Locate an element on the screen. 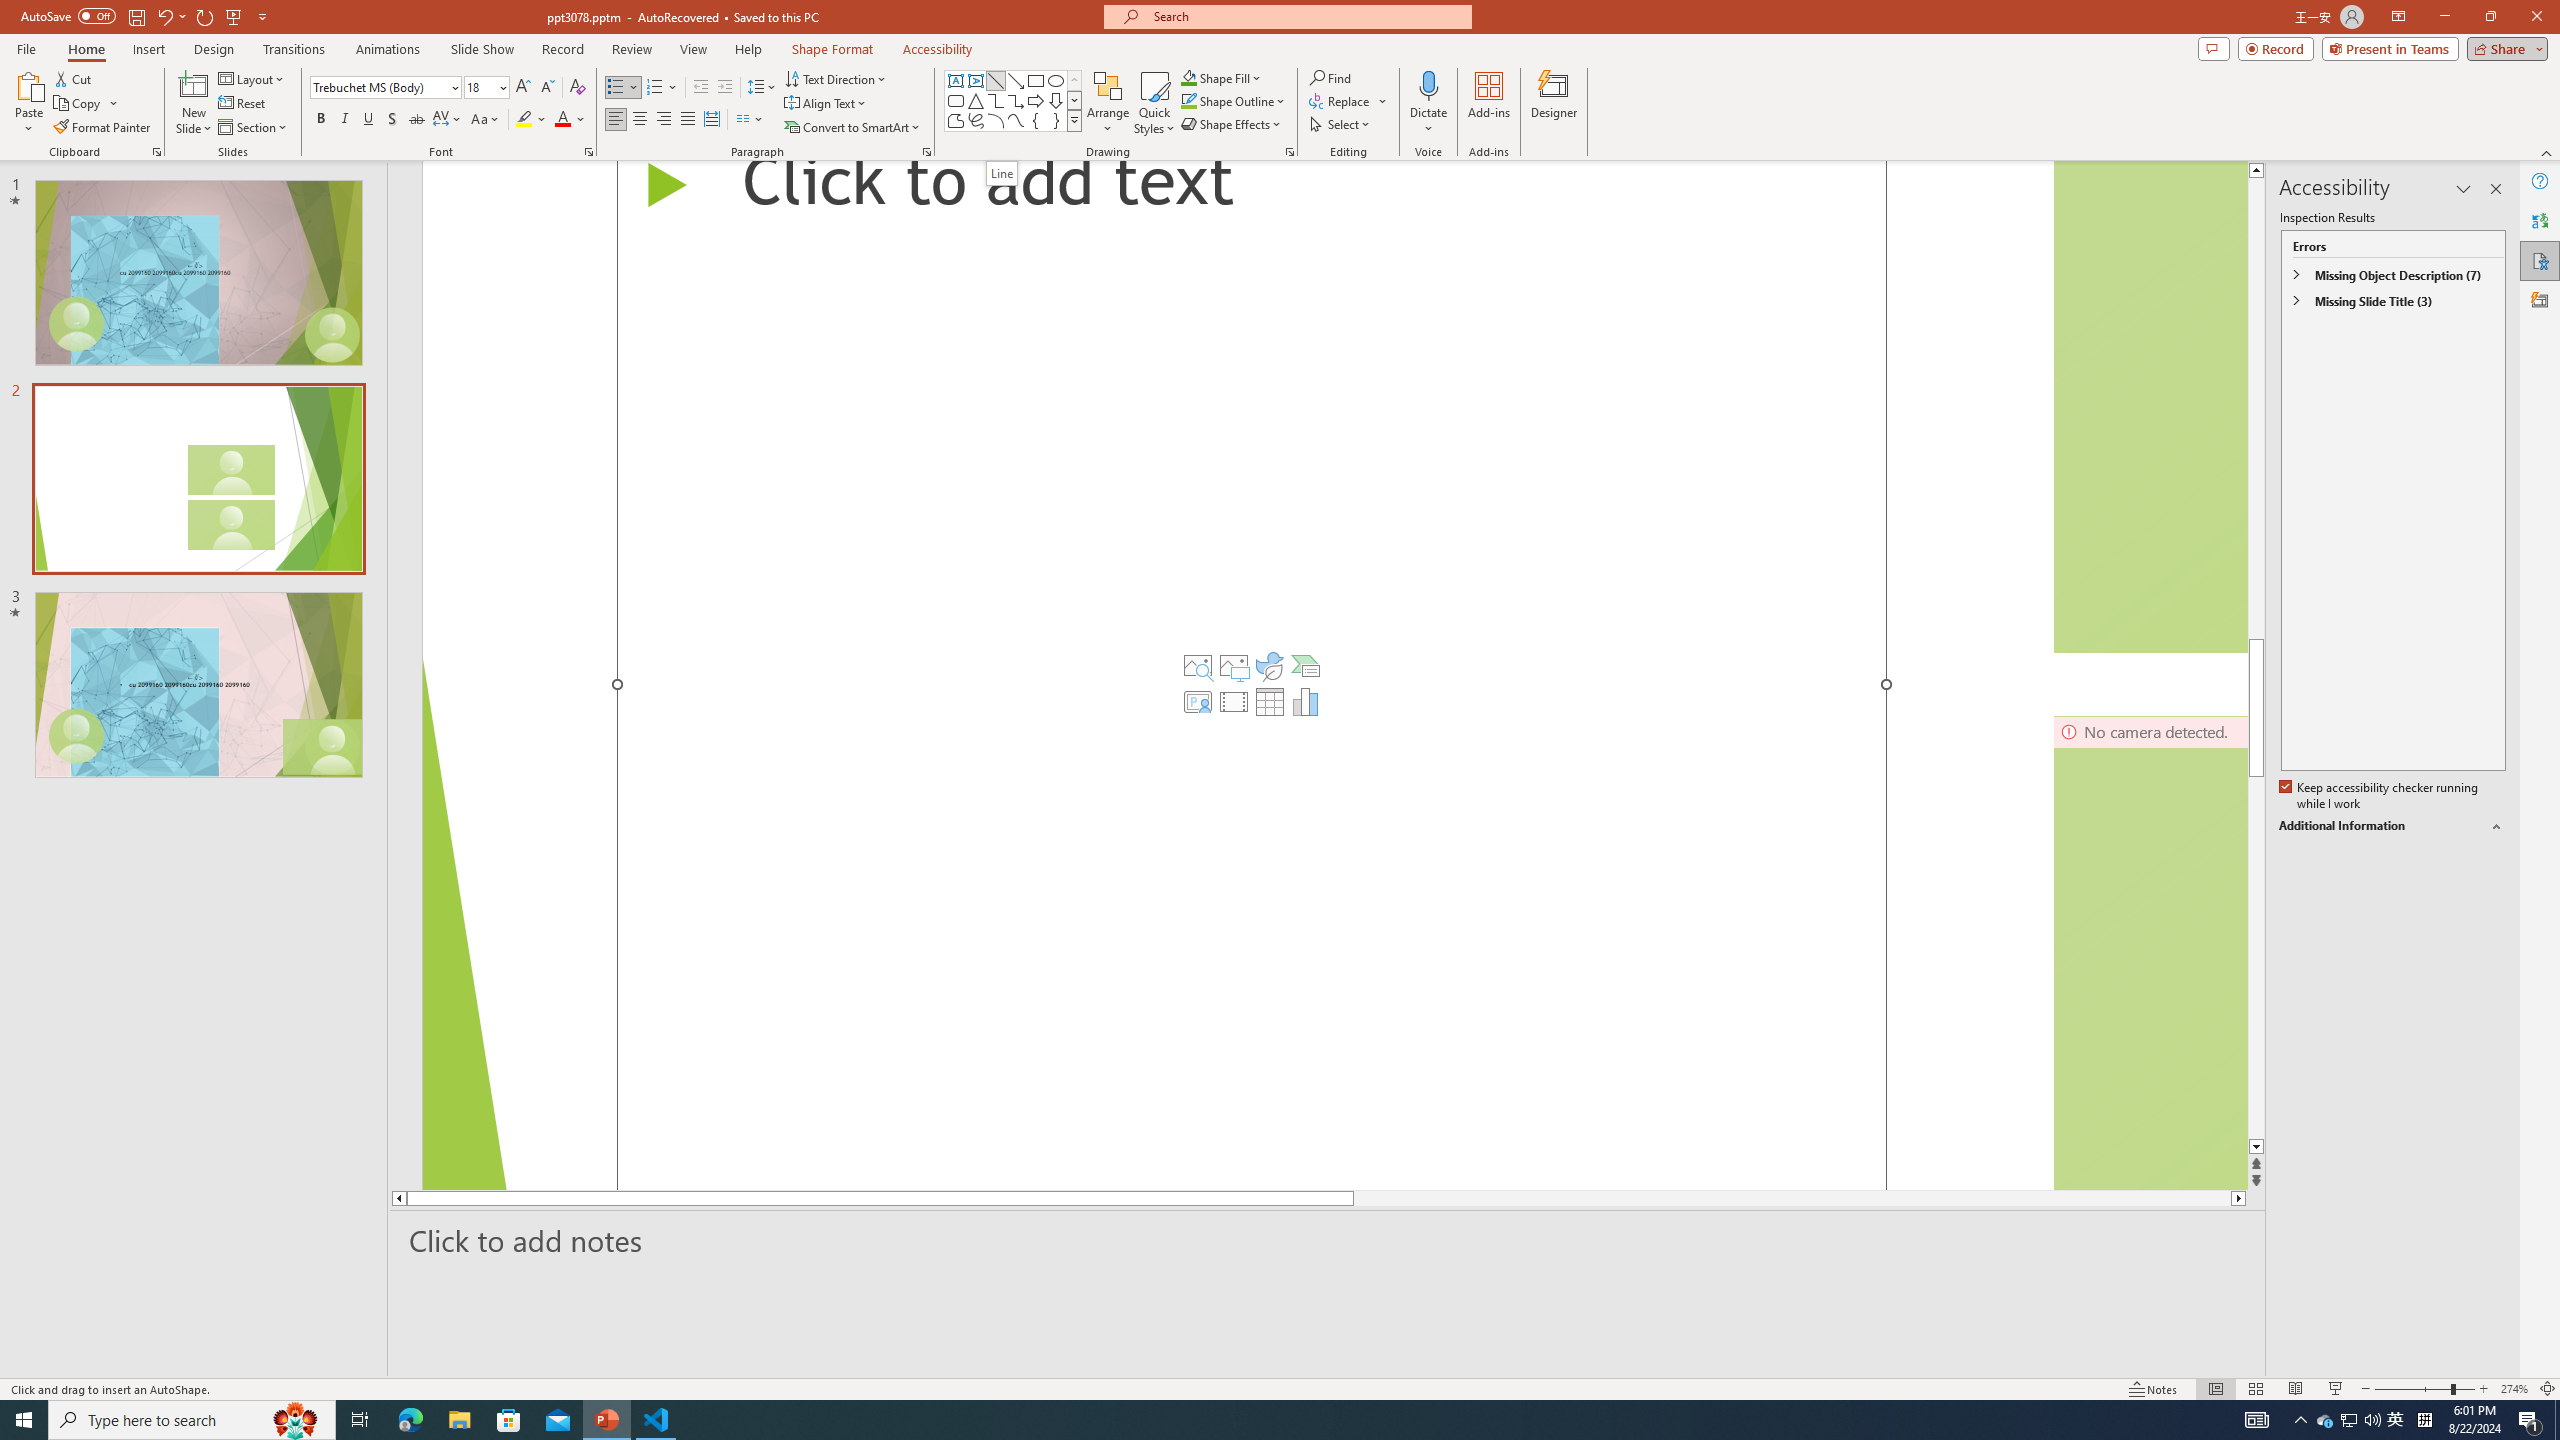 The width and height of the screenshot is (2560, 1440). 'Content Placeholder' is located at coordinates (1251, 674).